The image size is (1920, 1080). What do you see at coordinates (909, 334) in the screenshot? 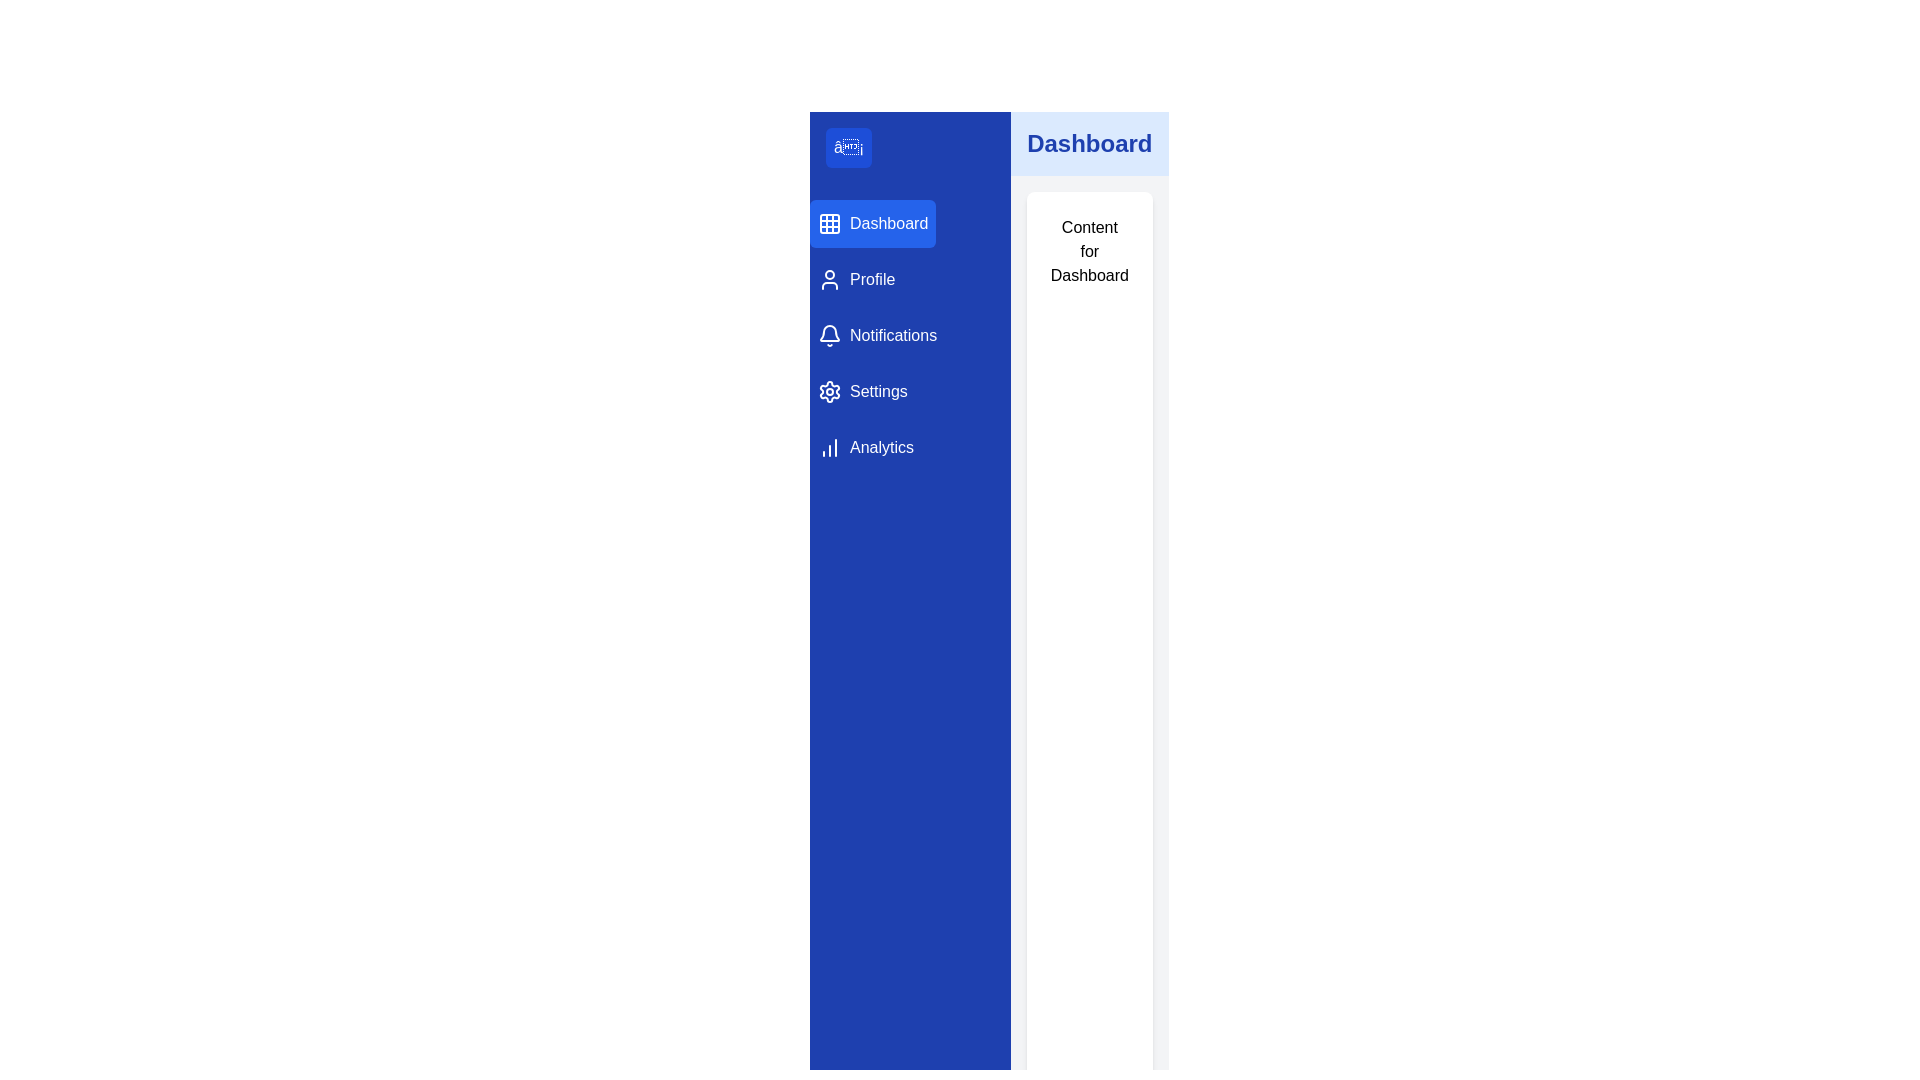
I see `the 'Notifications' button in the left sidebar navigation menu` at bounding box center [909, 334].